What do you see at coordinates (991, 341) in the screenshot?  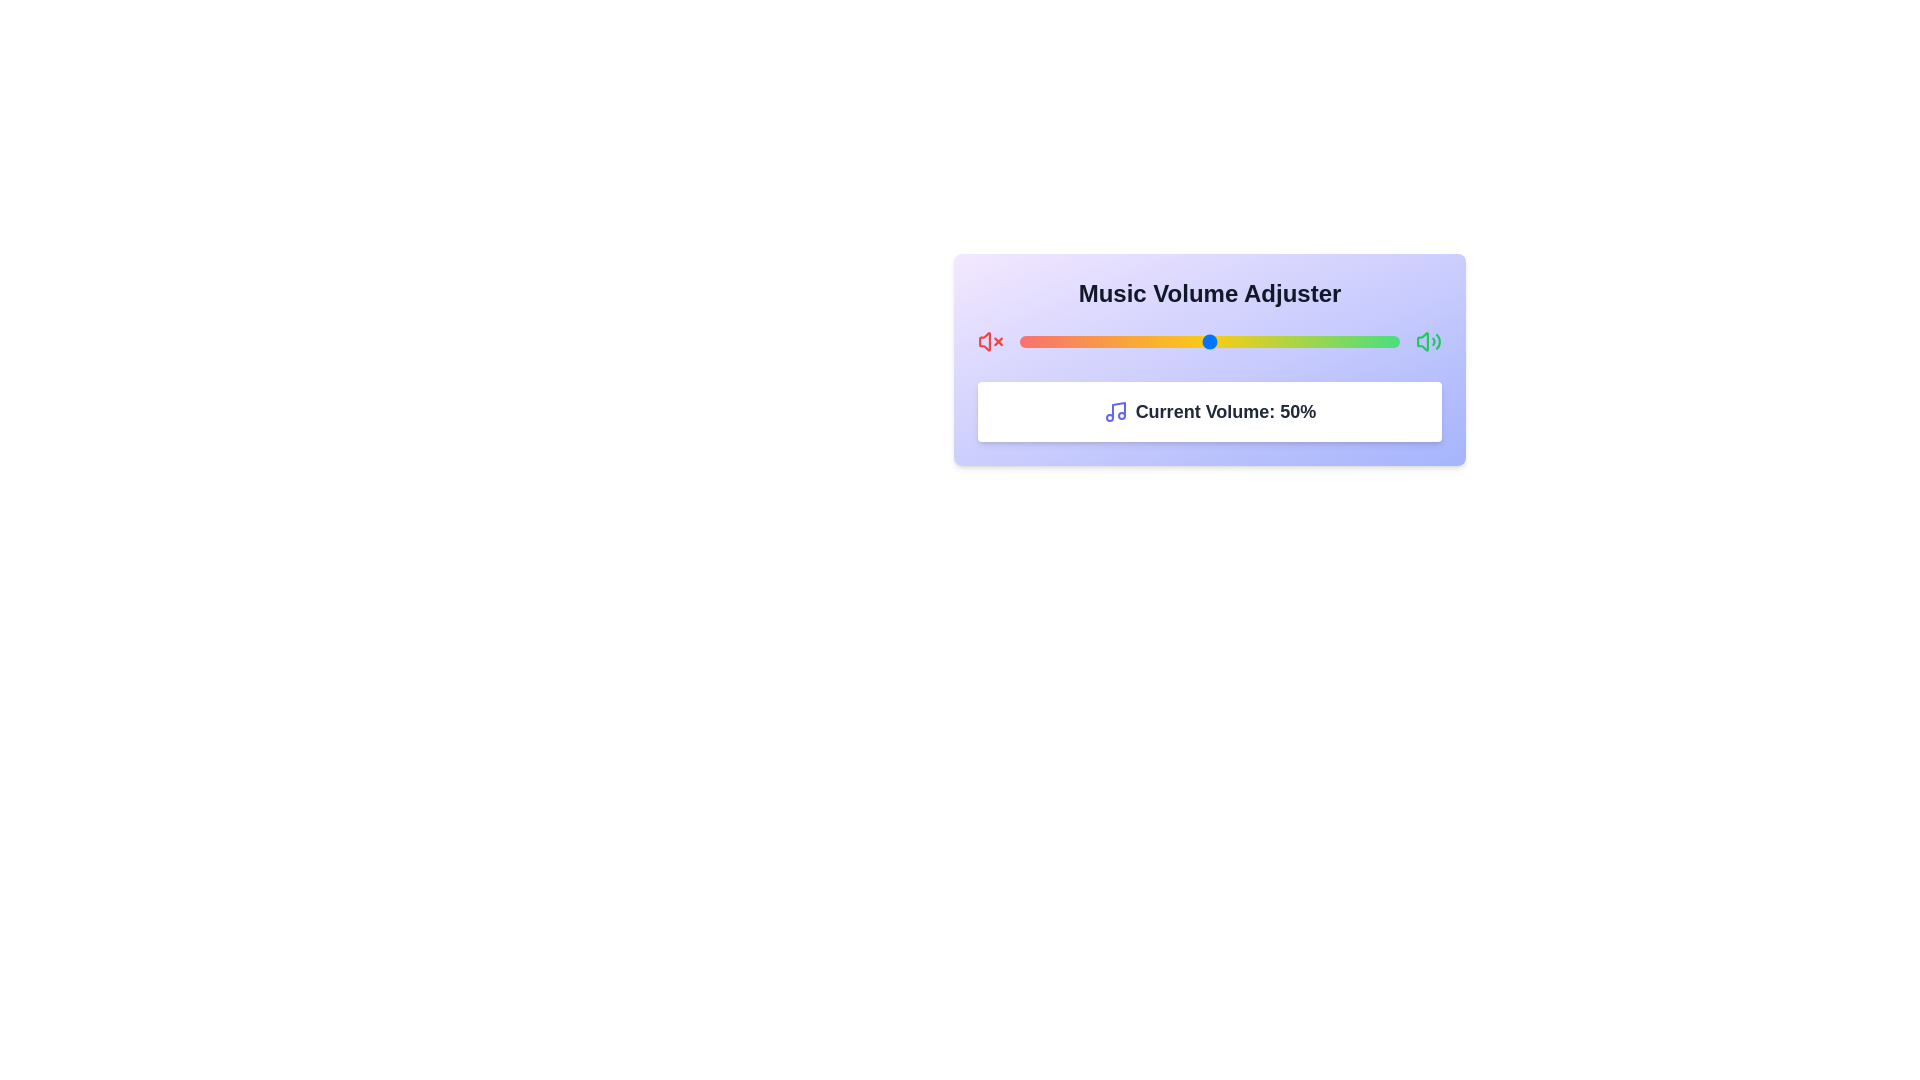 I see `the mute icon to mute the volume` at bounding box center [991, 341].